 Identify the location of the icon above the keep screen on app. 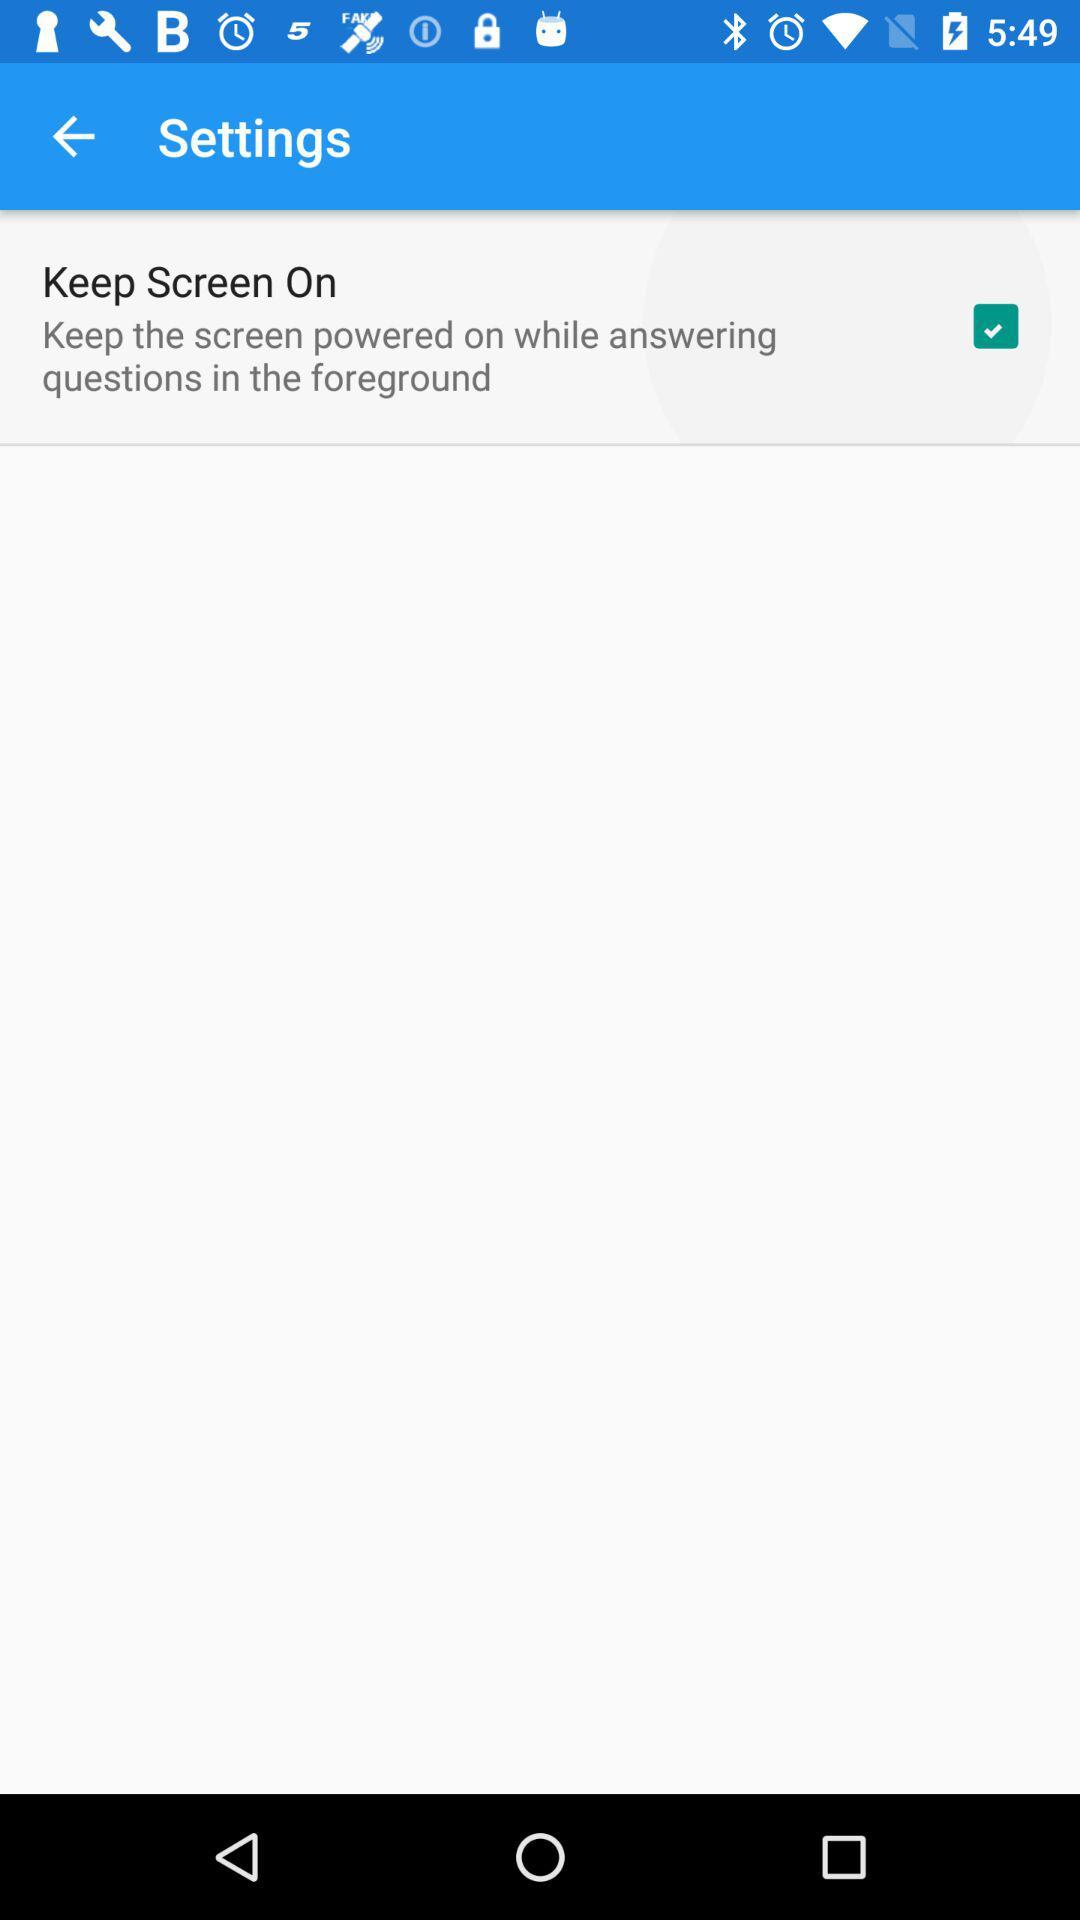
(72, 135).